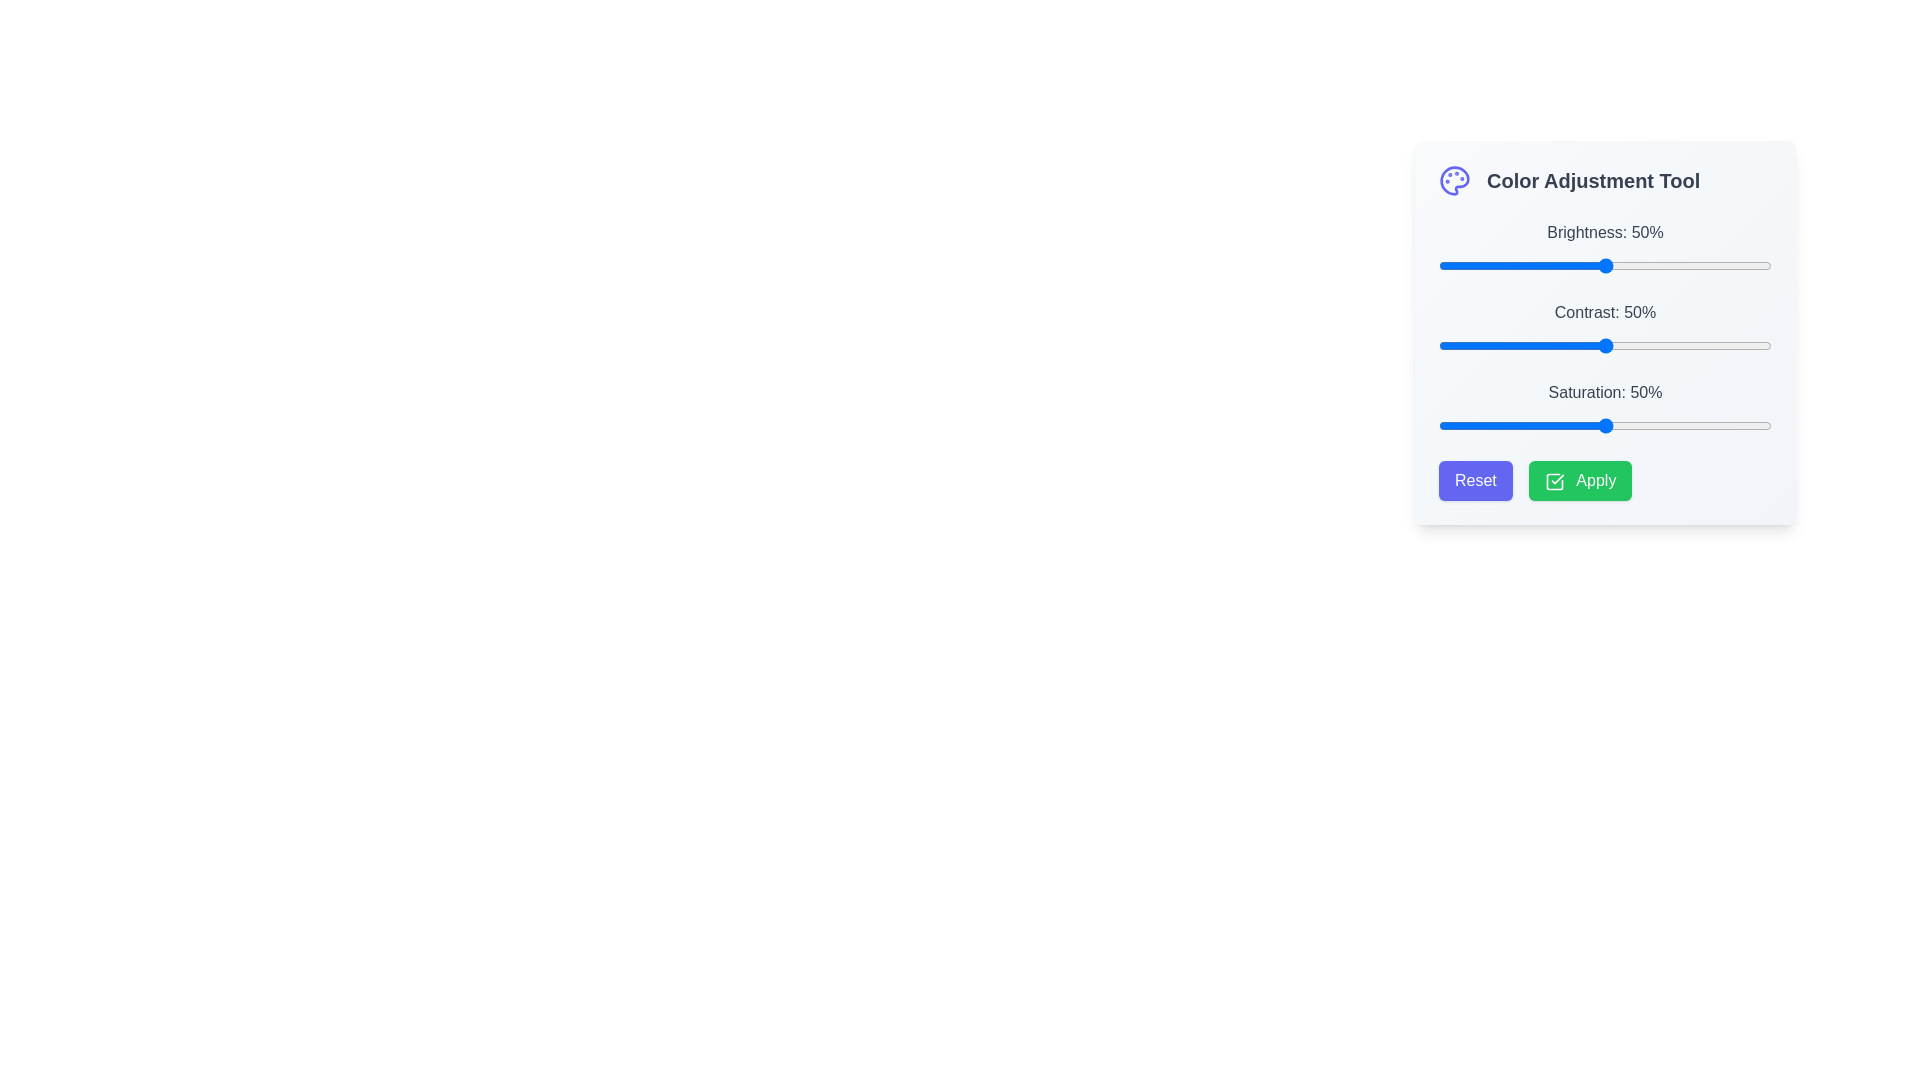 This screenshot has height=1080, width=1920. I want to click on contrast of the image, so click(1731, 345).